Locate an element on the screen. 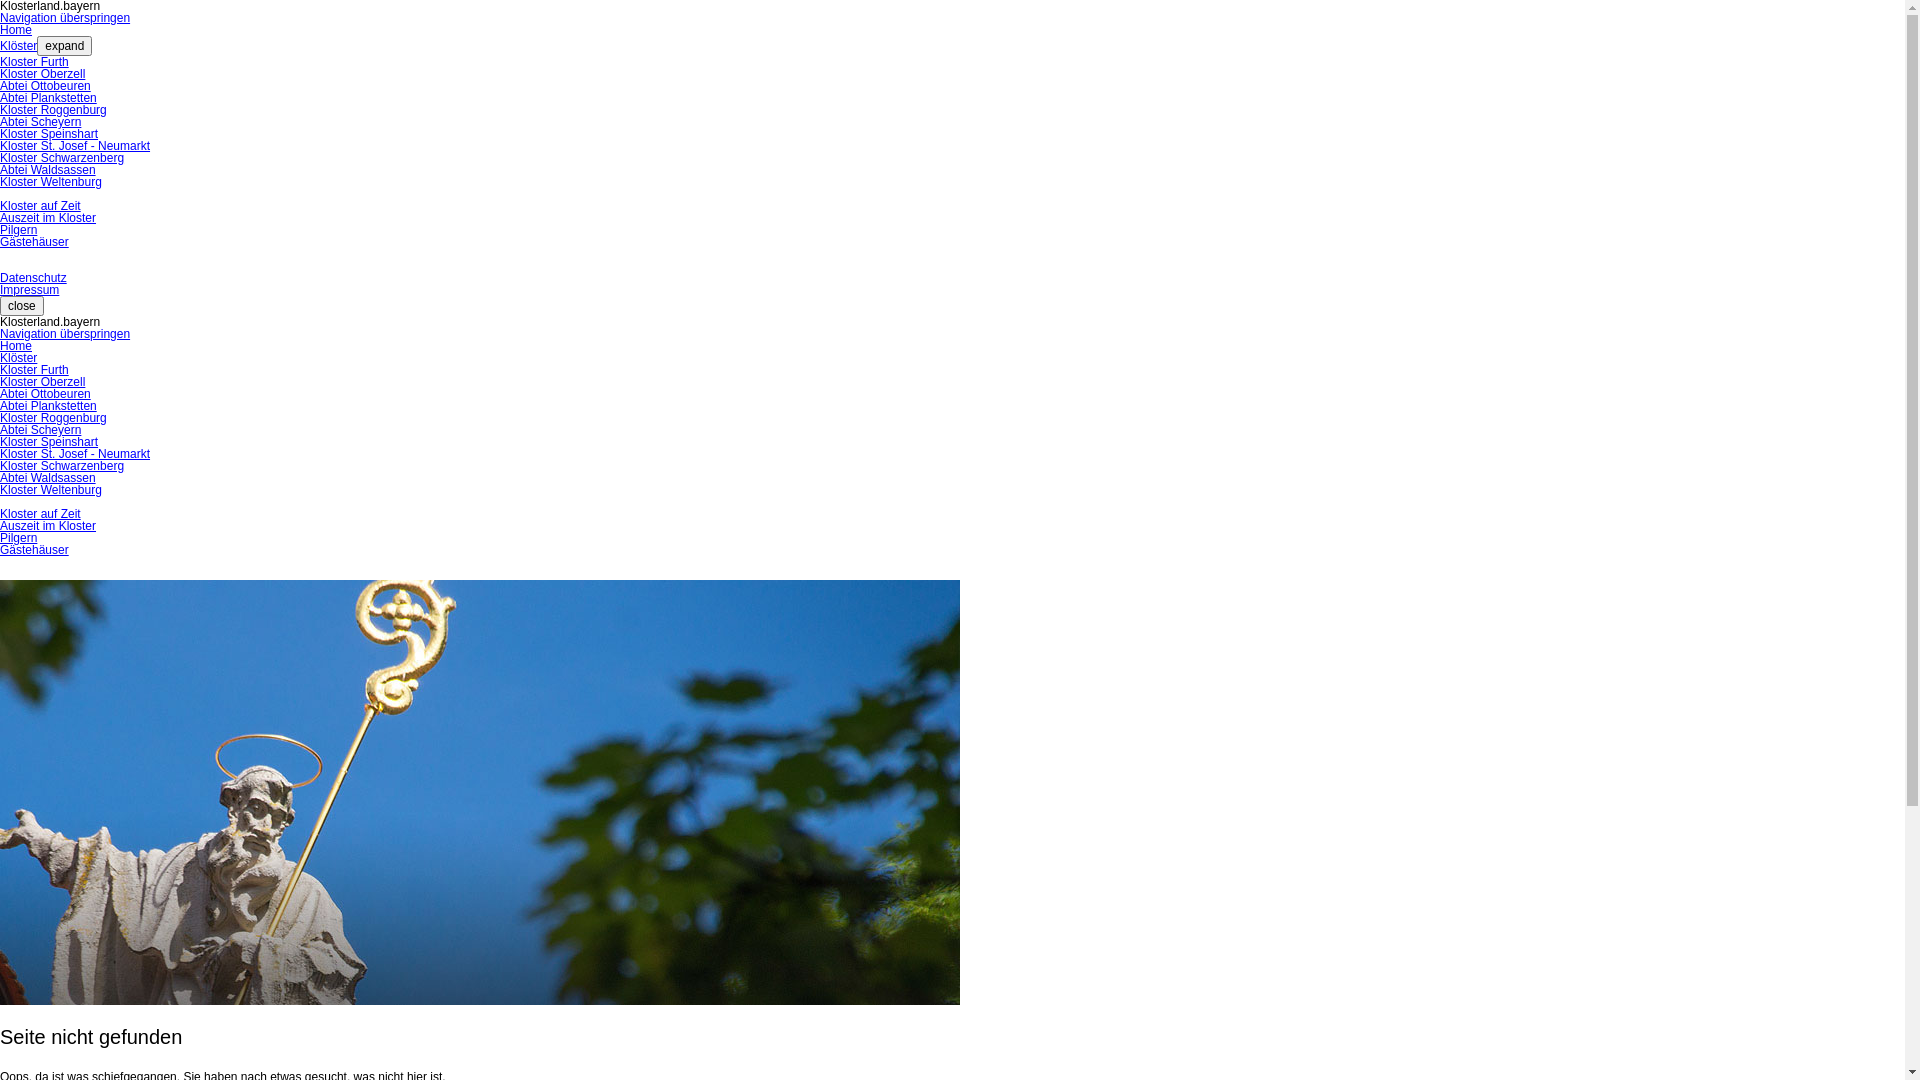  'Kloster Weltenburg' is located at coordinates (0, 489).